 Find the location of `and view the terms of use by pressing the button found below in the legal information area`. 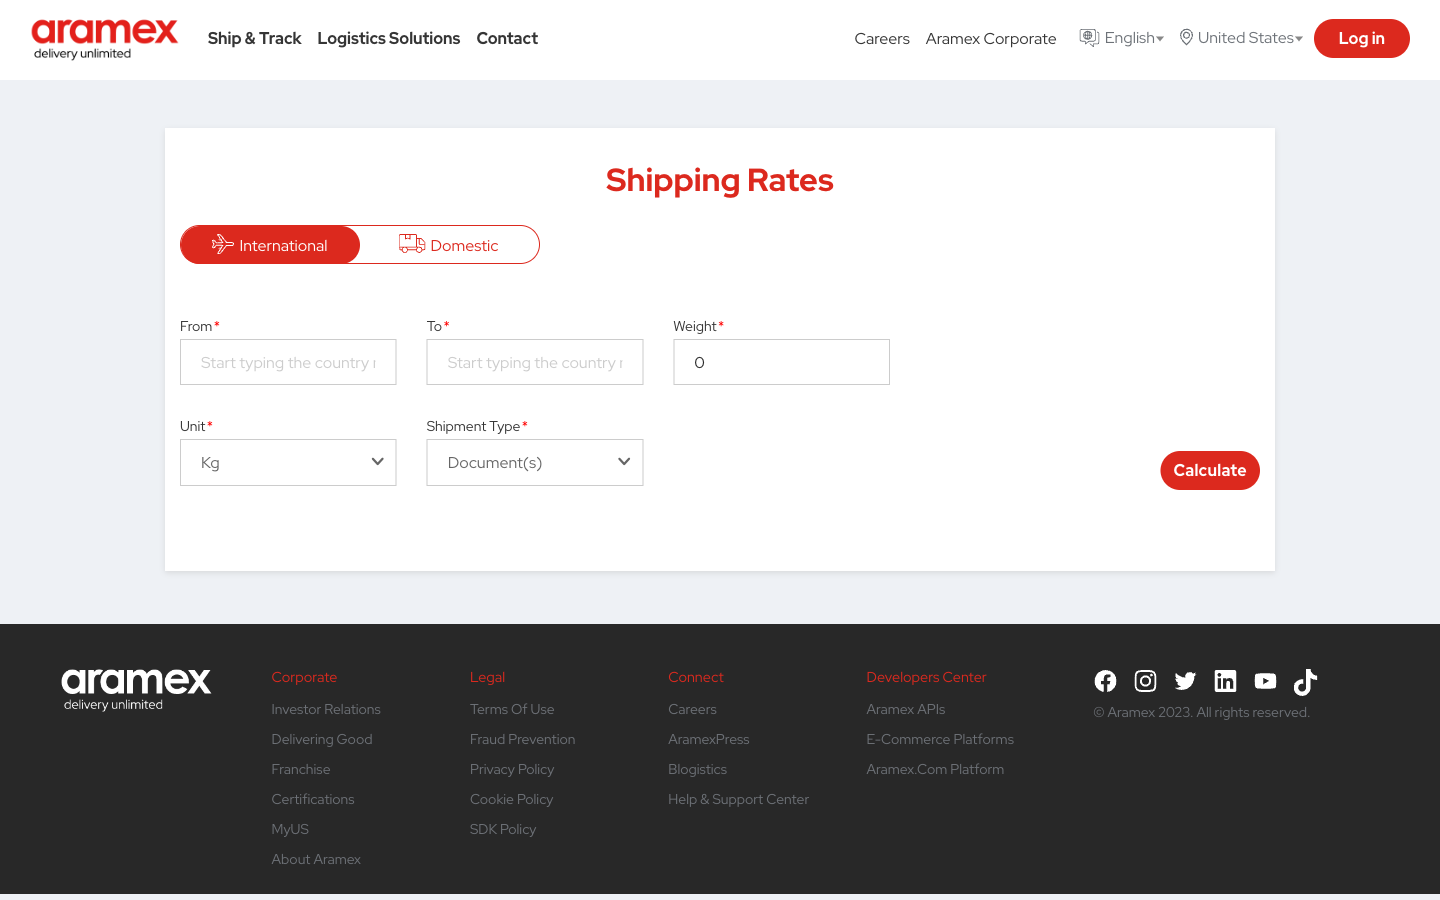

and view the terms of use by pressing the button found below in the legal information area is located at coordinates (511, 708).